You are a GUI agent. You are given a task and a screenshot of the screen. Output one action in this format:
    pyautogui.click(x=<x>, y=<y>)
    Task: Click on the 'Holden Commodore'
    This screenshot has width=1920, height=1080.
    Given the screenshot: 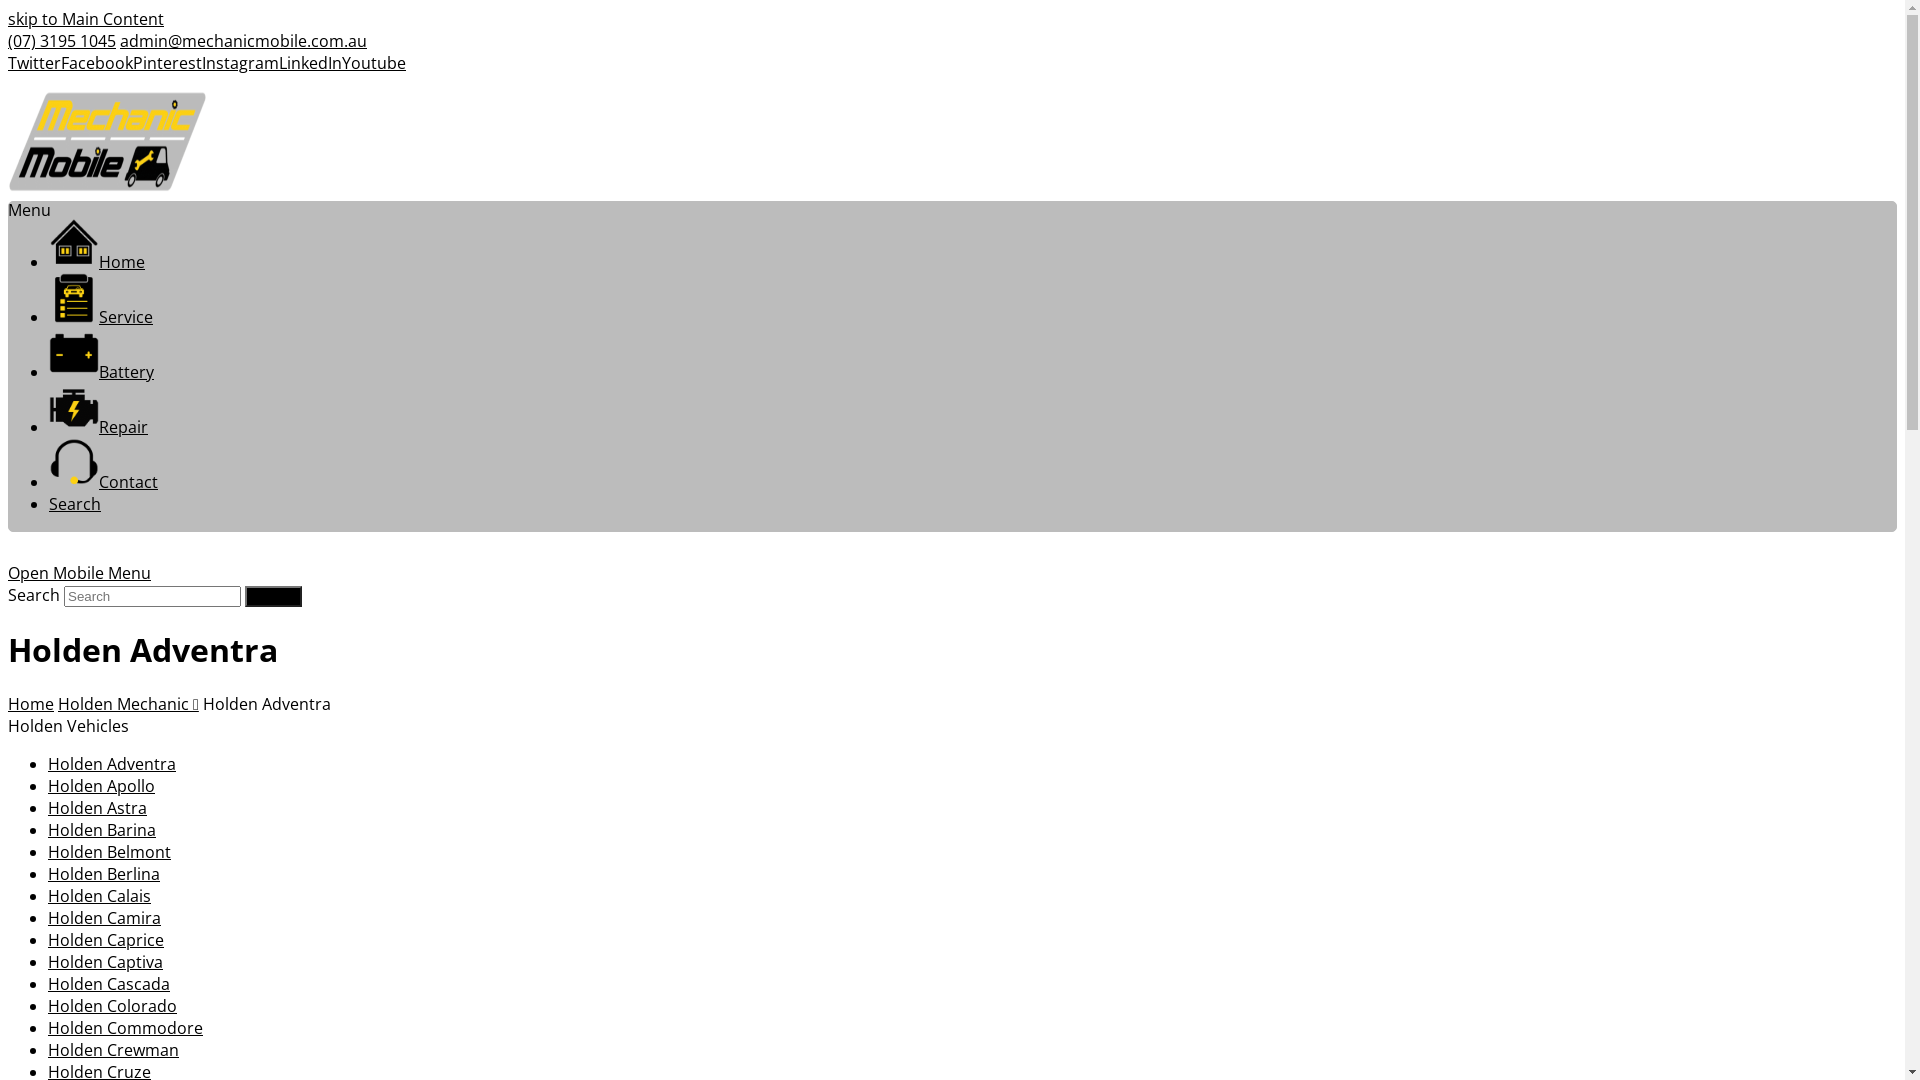 What is the action you would take?
    pyautogui.click(x=124, y=1028)
    